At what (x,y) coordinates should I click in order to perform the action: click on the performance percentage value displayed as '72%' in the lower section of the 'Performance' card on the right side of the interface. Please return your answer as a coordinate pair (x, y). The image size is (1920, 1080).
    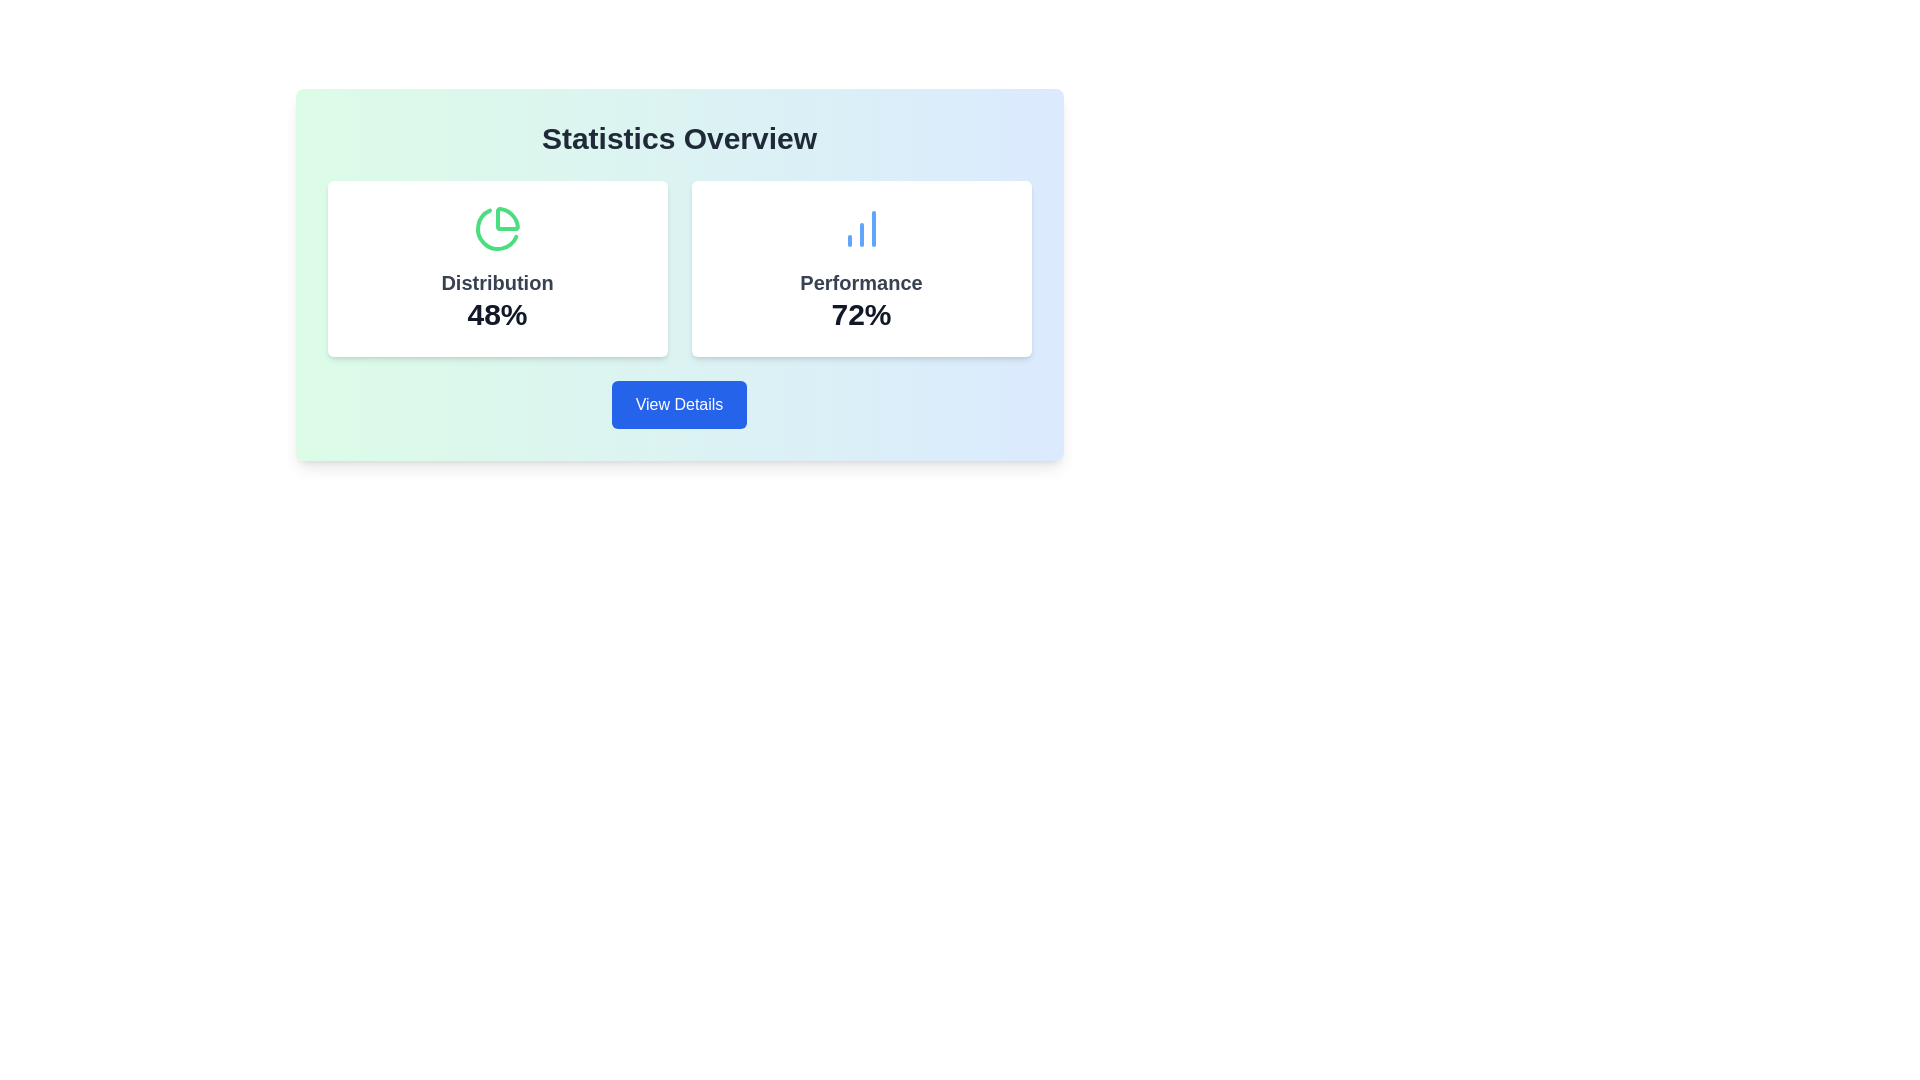
    Looking at the image, I should click on (861, 315).